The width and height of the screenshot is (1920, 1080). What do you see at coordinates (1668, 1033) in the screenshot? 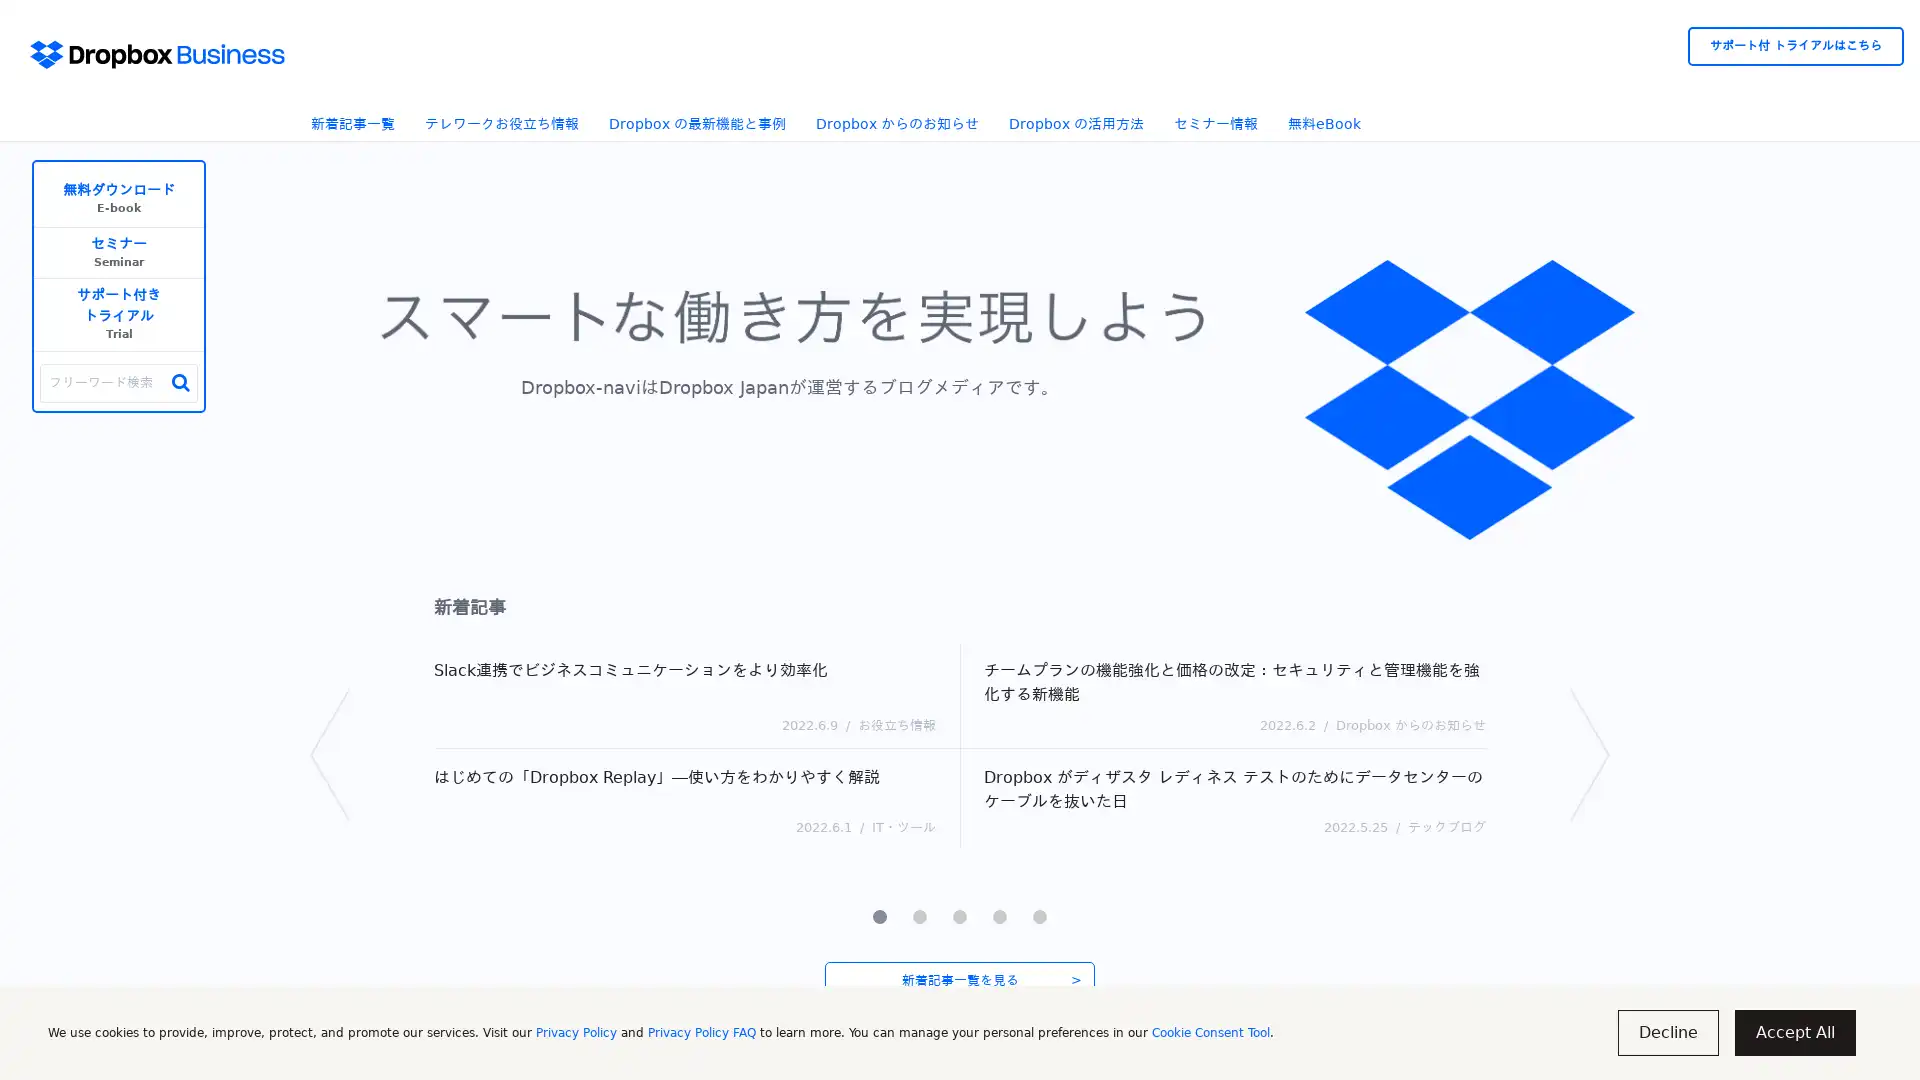
I see `Decline` at bounding box center [1668, 1033].